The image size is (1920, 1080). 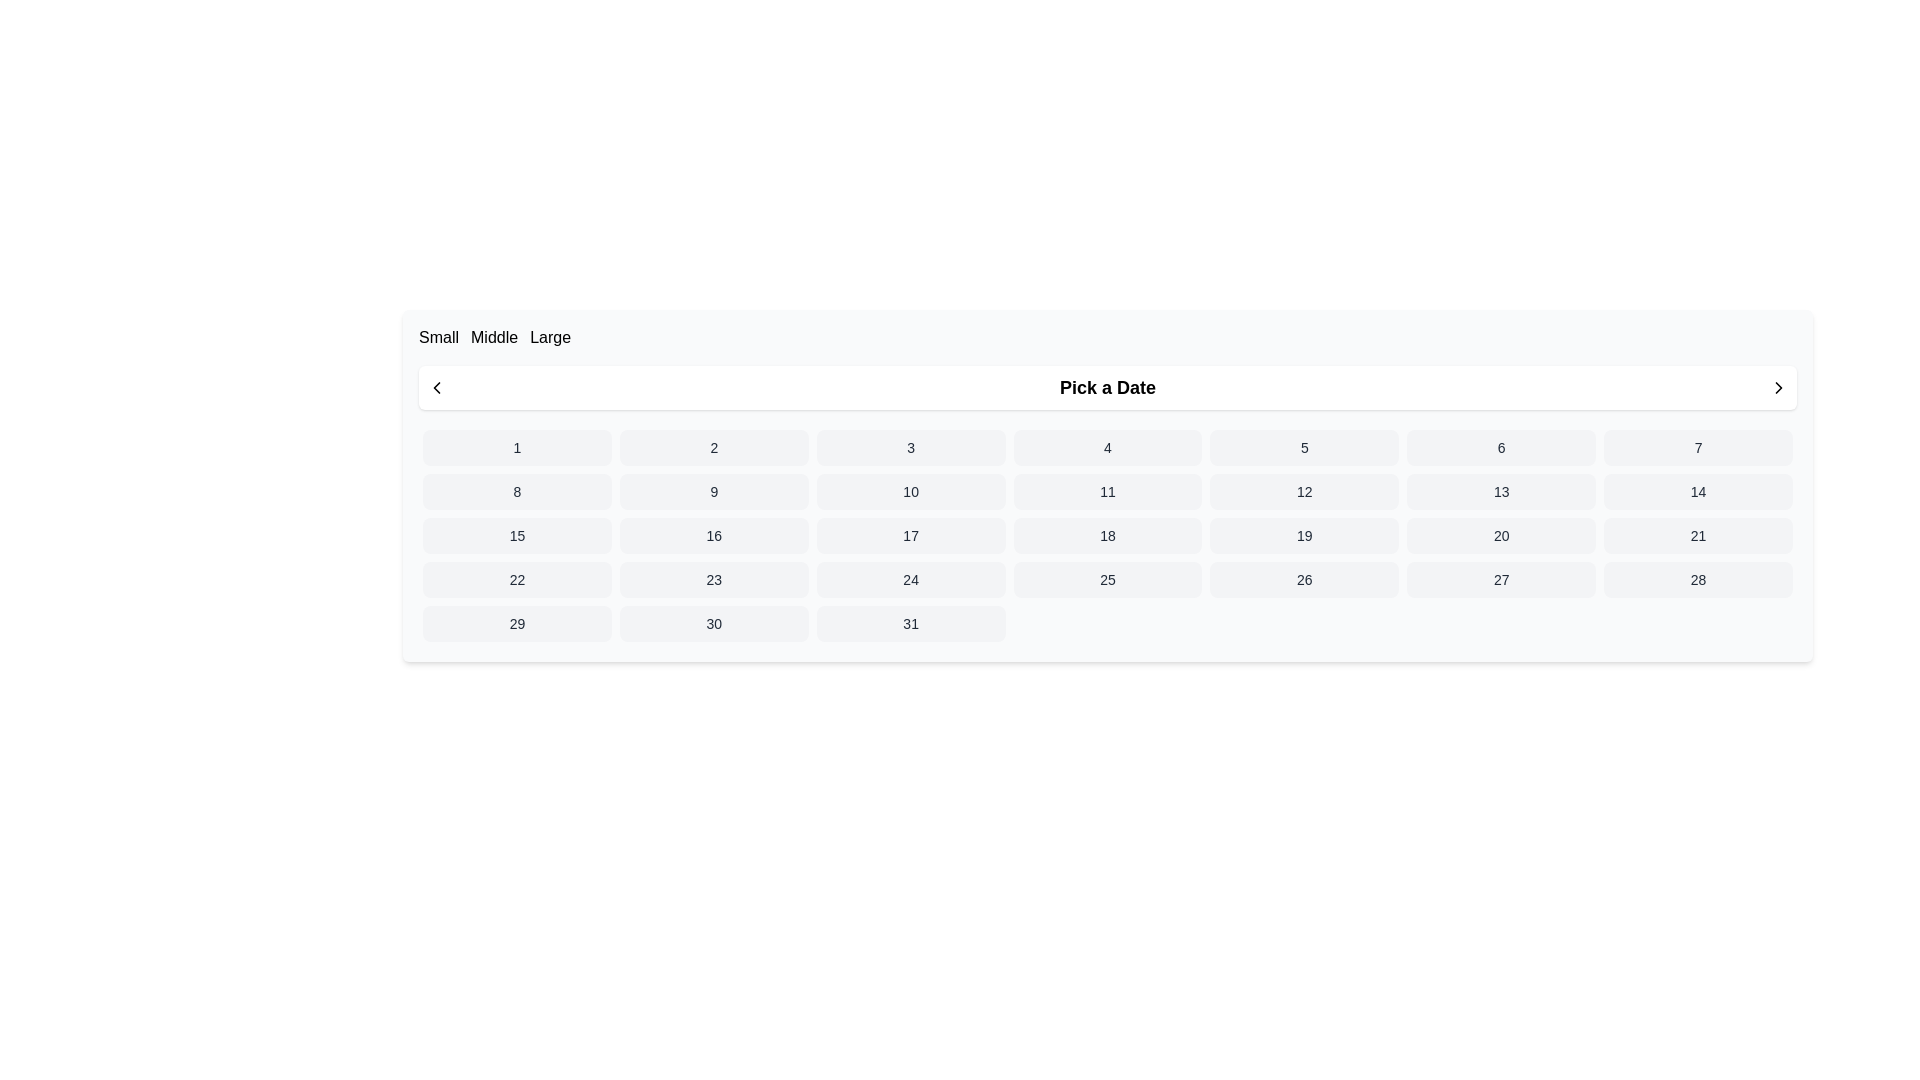 What do you see at coordinates (1107, 579) in the screenshot?
I see `the button labeled '25' in the last row of a 7-column grid` at bounding box center [1107, 579].